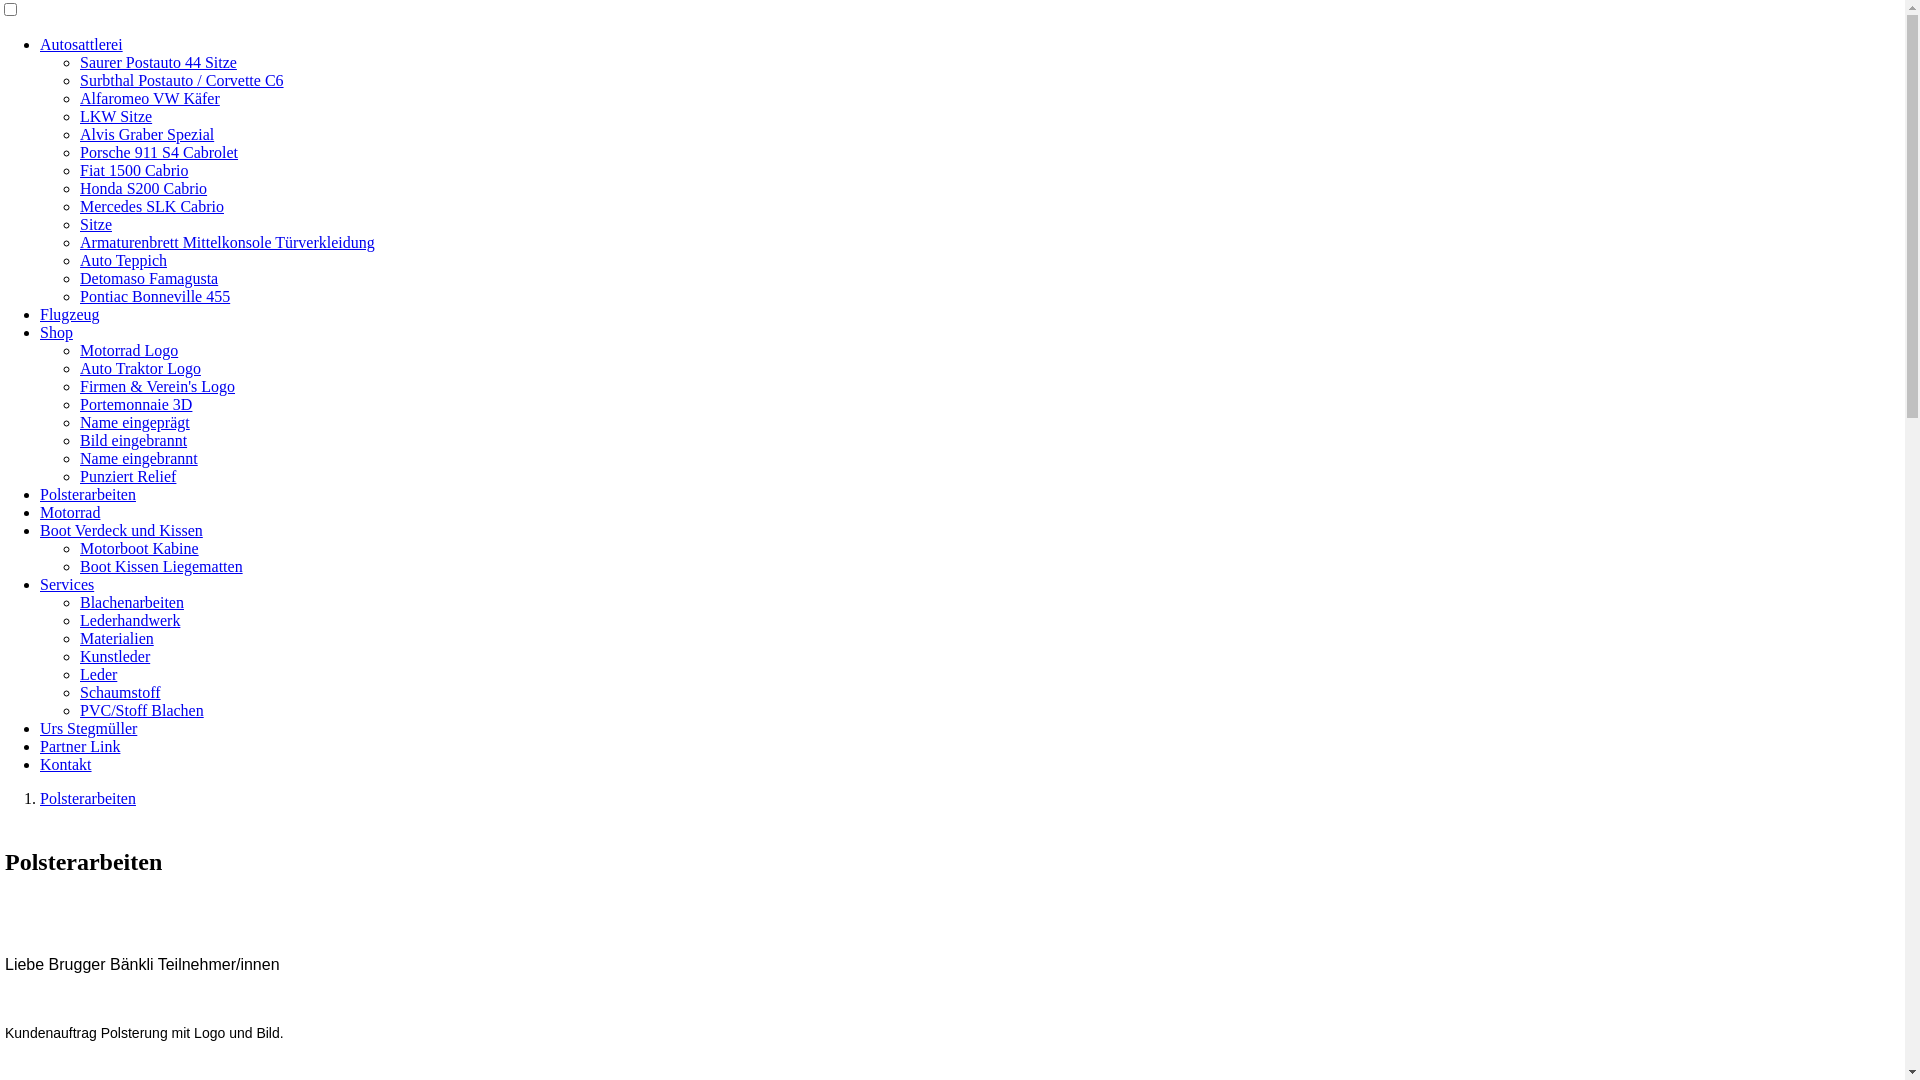  What do you see at coordinates (80, 134) in the screenshot?
I see `'Alvis Graber Spezial'` at bounding box center [80, 134].